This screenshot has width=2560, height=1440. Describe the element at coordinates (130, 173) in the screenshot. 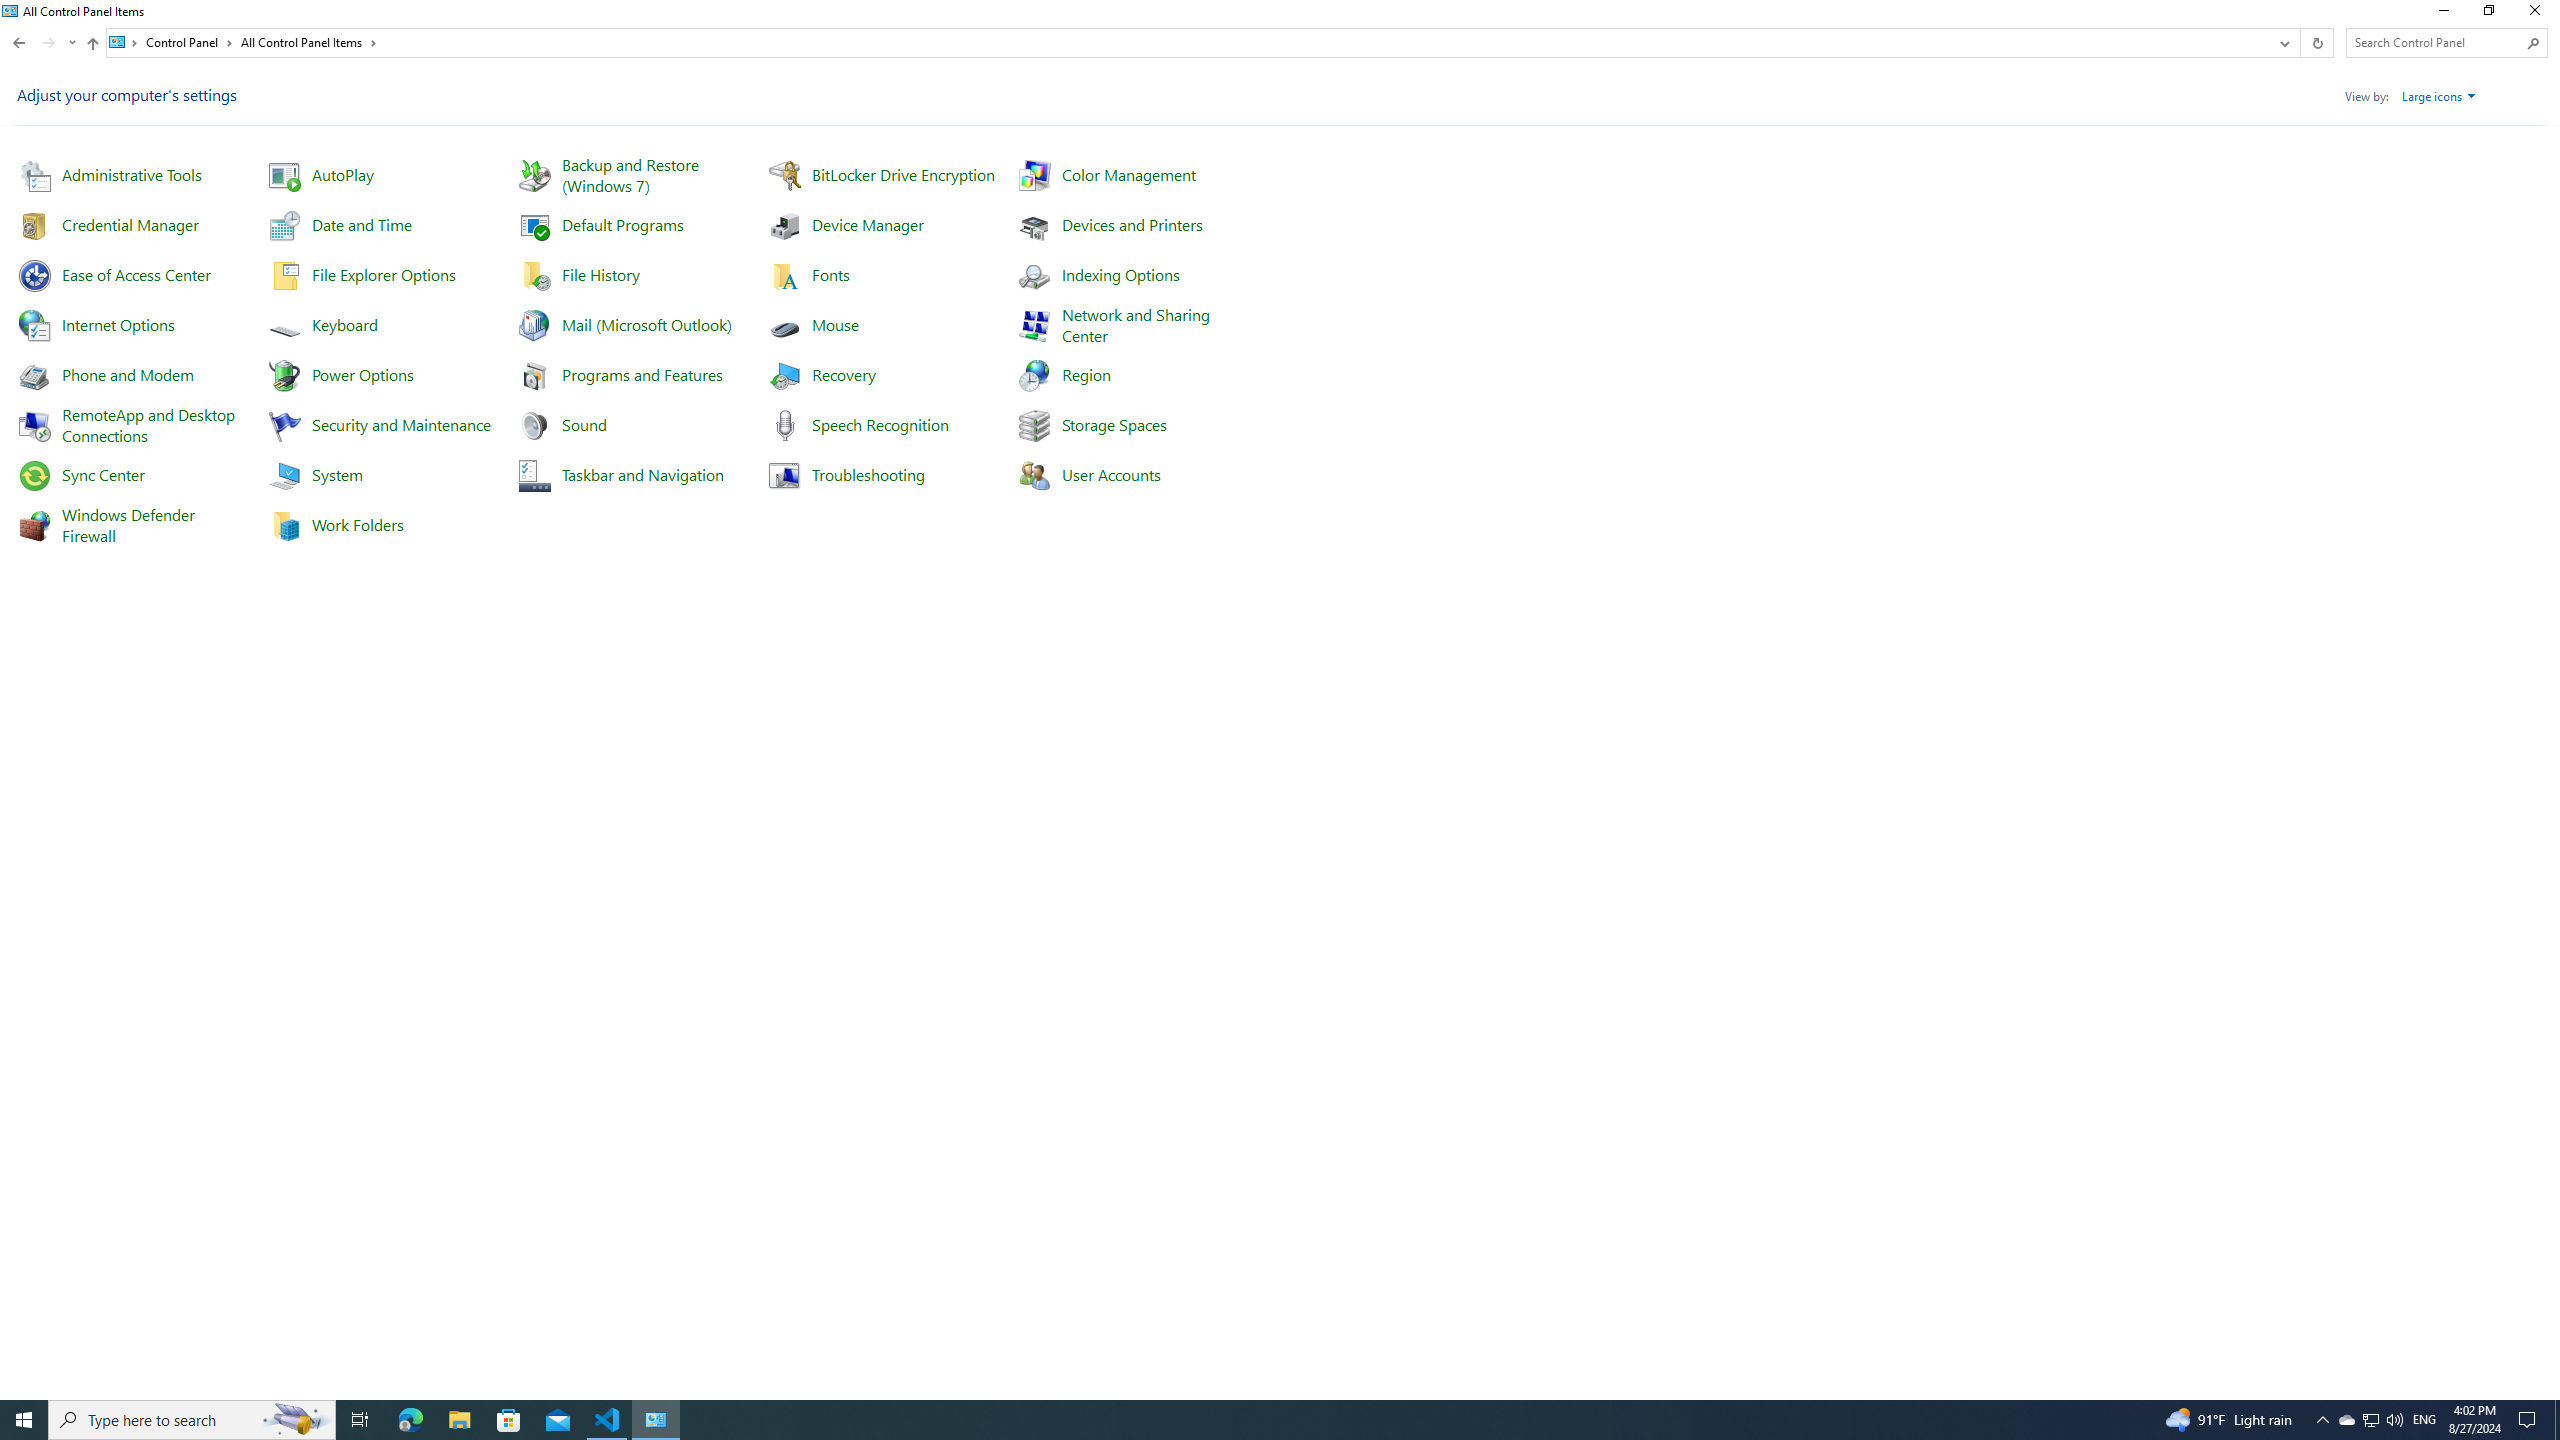

I see `'Administrative Tools'` at that location.